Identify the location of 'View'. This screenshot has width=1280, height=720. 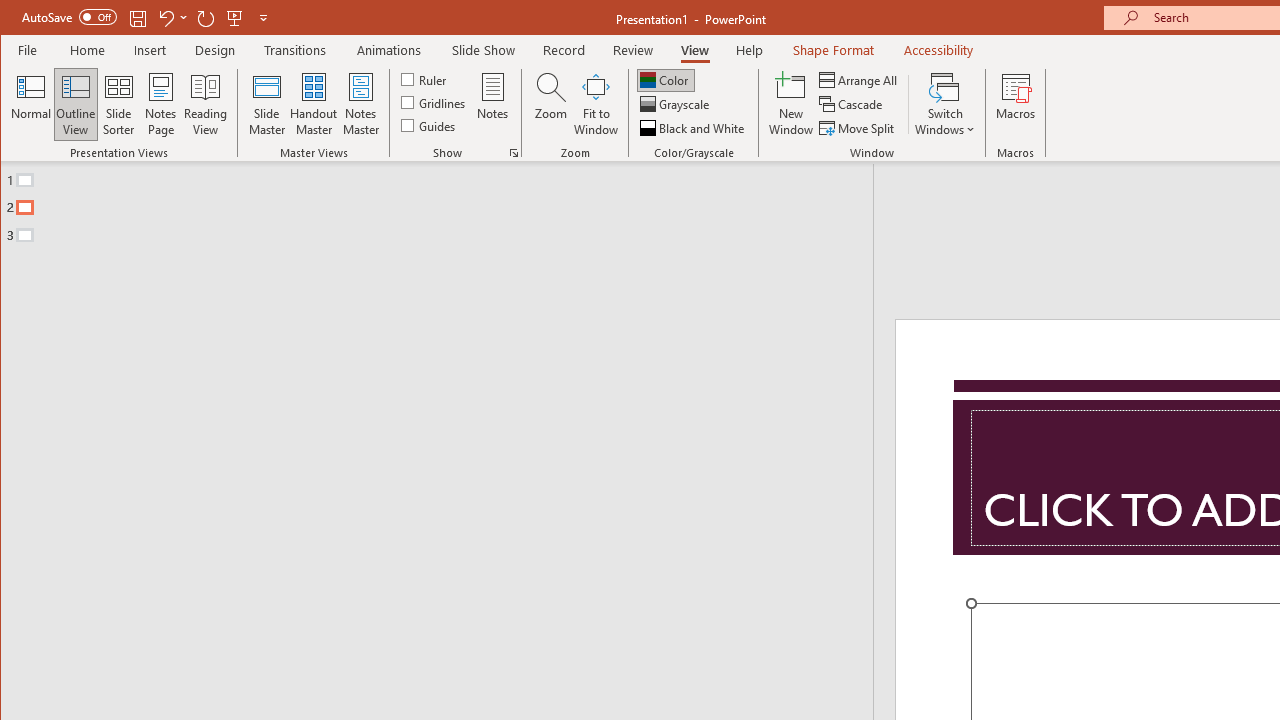
(695, 49).